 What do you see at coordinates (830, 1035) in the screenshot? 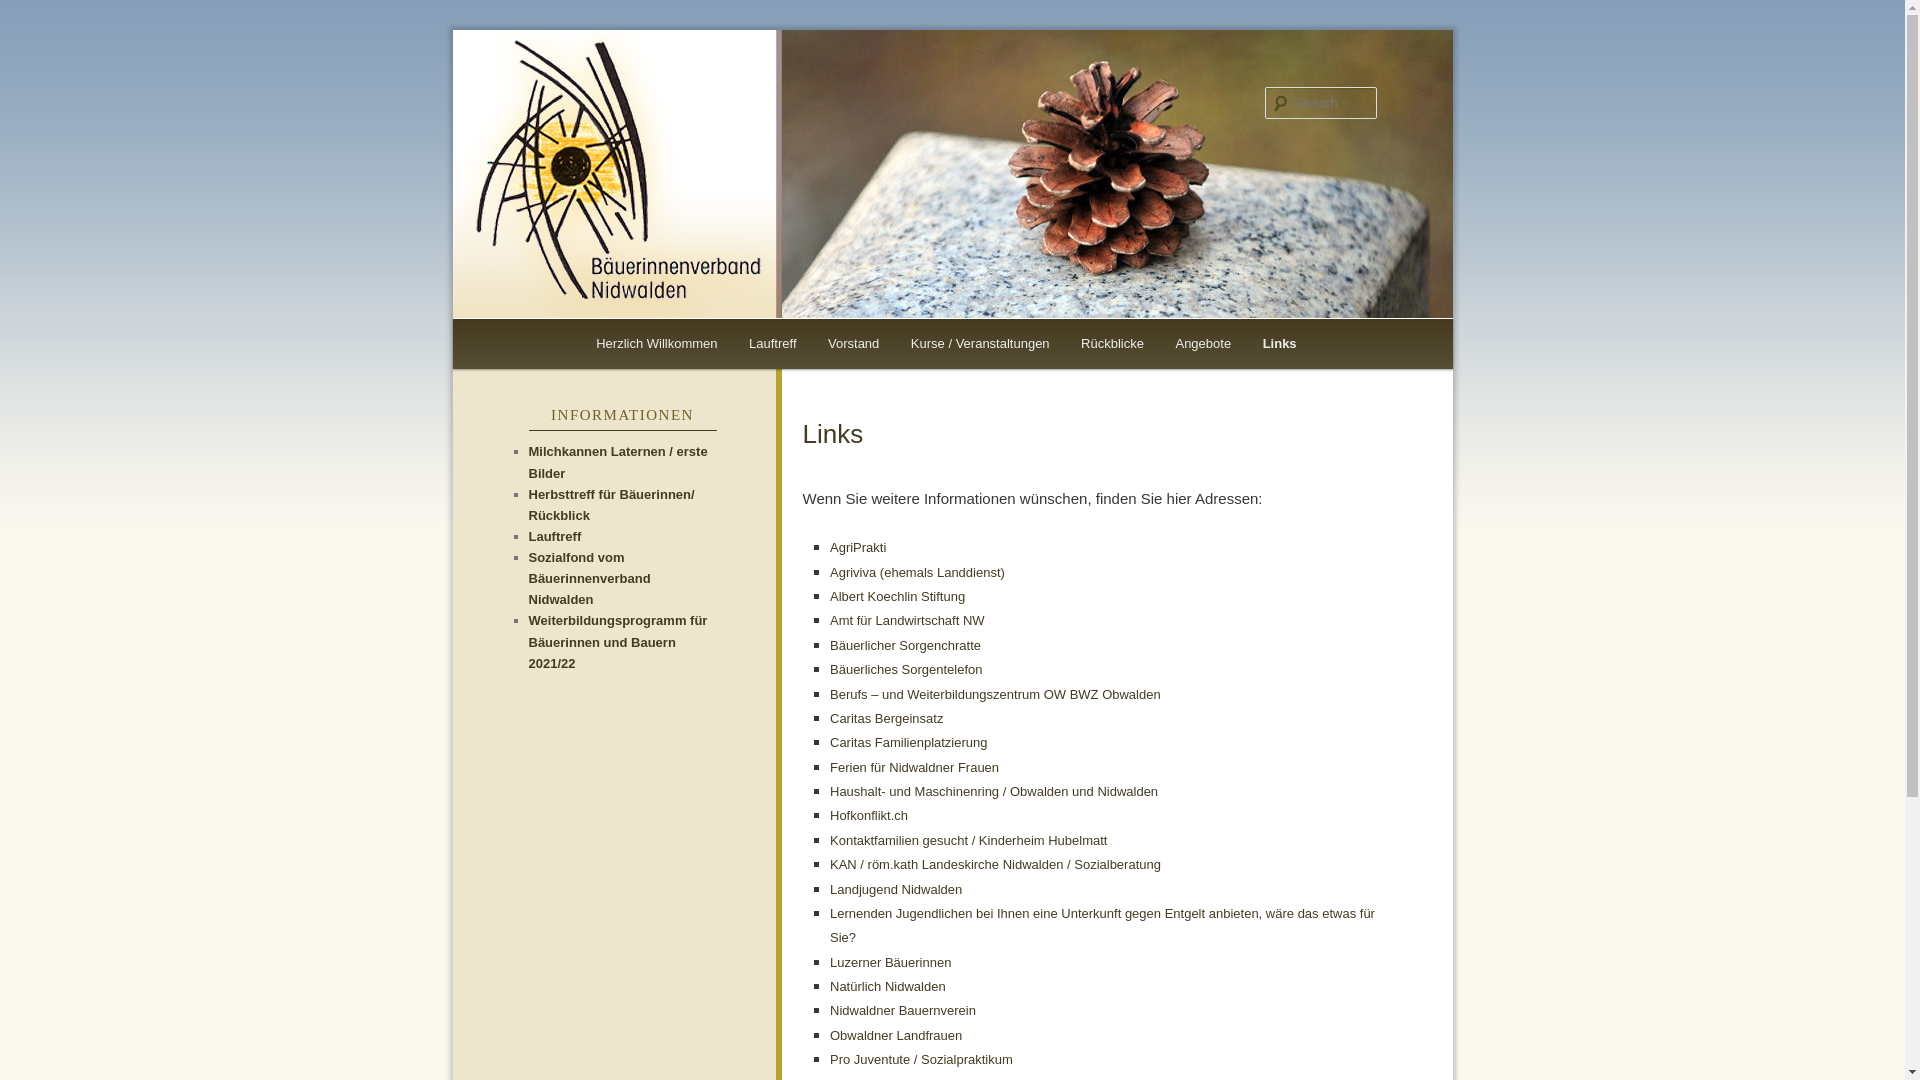
I see `'Obwaldner Landfrauen'` at bounding box center [830, 1035].